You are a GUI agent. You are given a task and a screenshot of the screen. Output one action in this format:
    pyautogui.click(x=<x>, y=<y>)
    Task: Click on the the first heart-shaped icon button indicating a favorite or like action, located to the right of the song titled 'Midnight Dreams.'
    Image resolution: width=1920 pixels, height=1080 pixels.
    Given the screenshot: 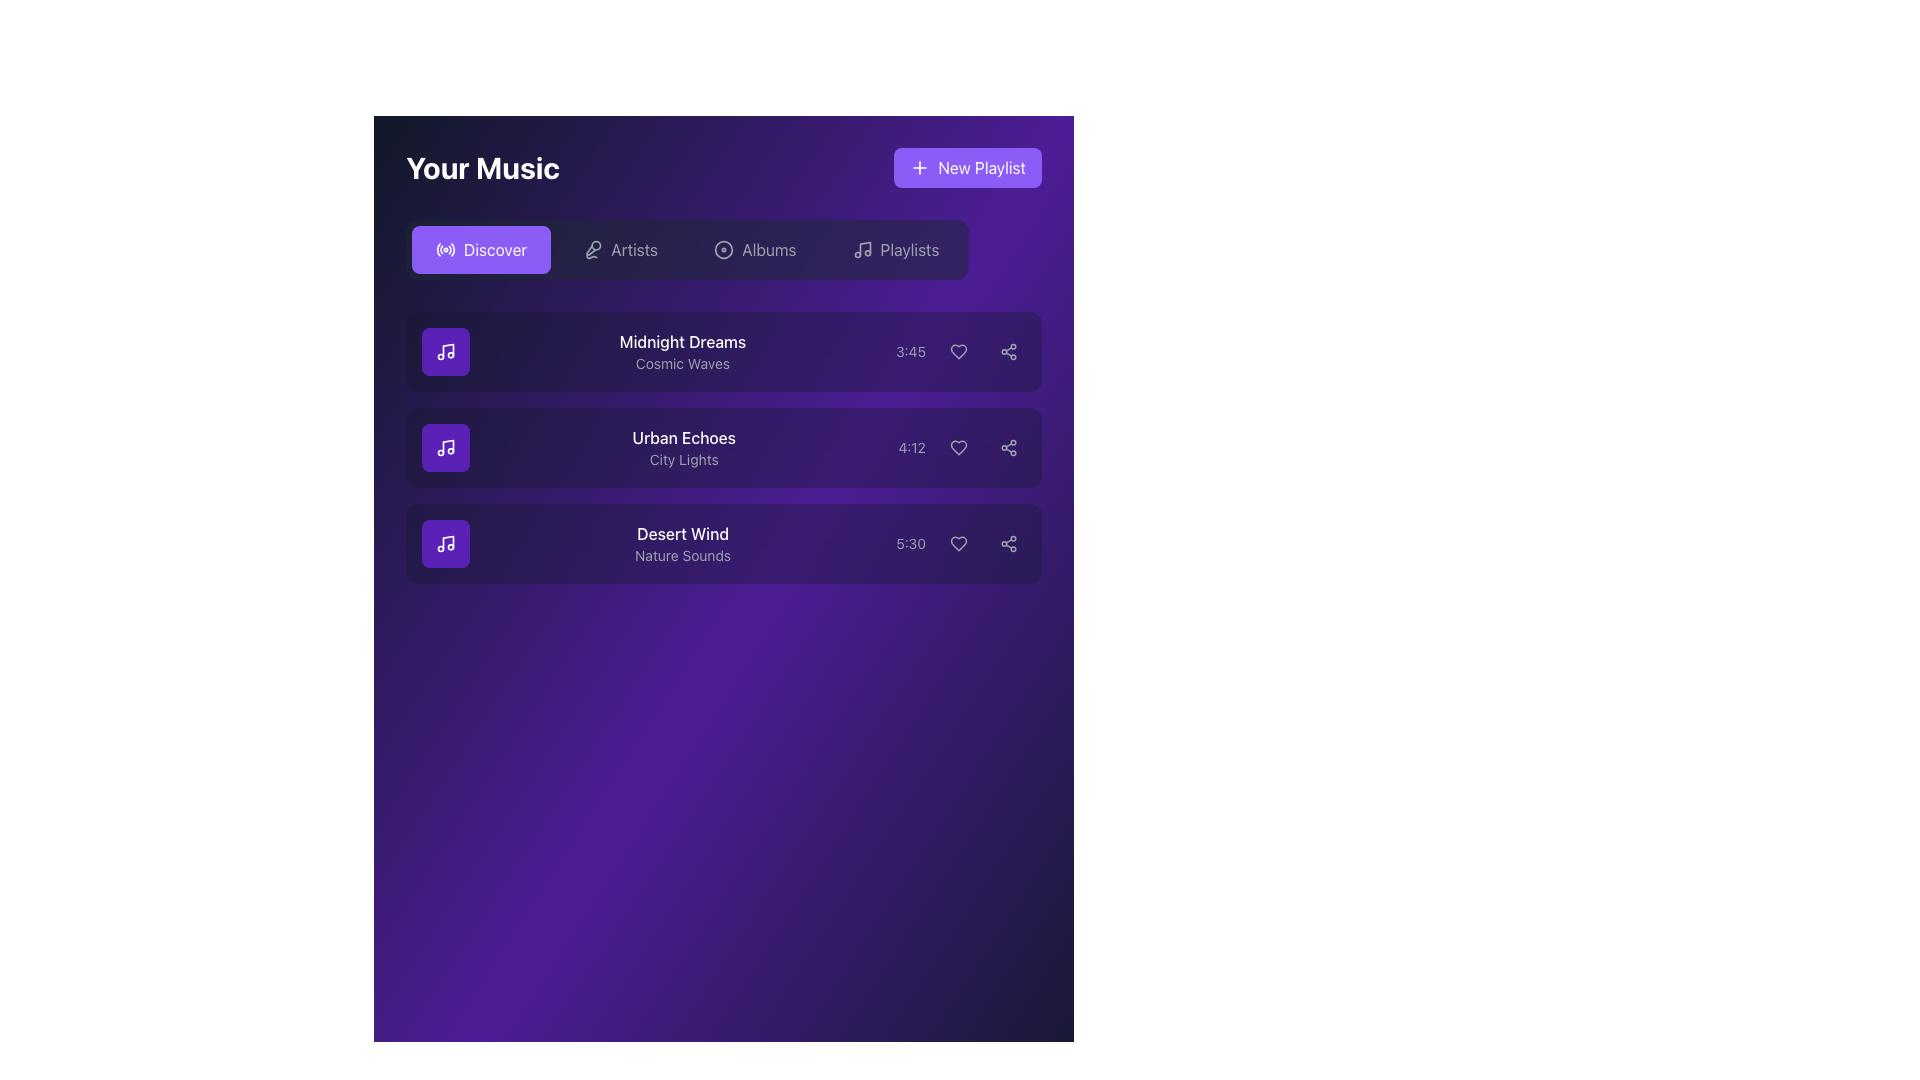 What is the action you would take?
    pyautogui.click(x=958, y=350)
    